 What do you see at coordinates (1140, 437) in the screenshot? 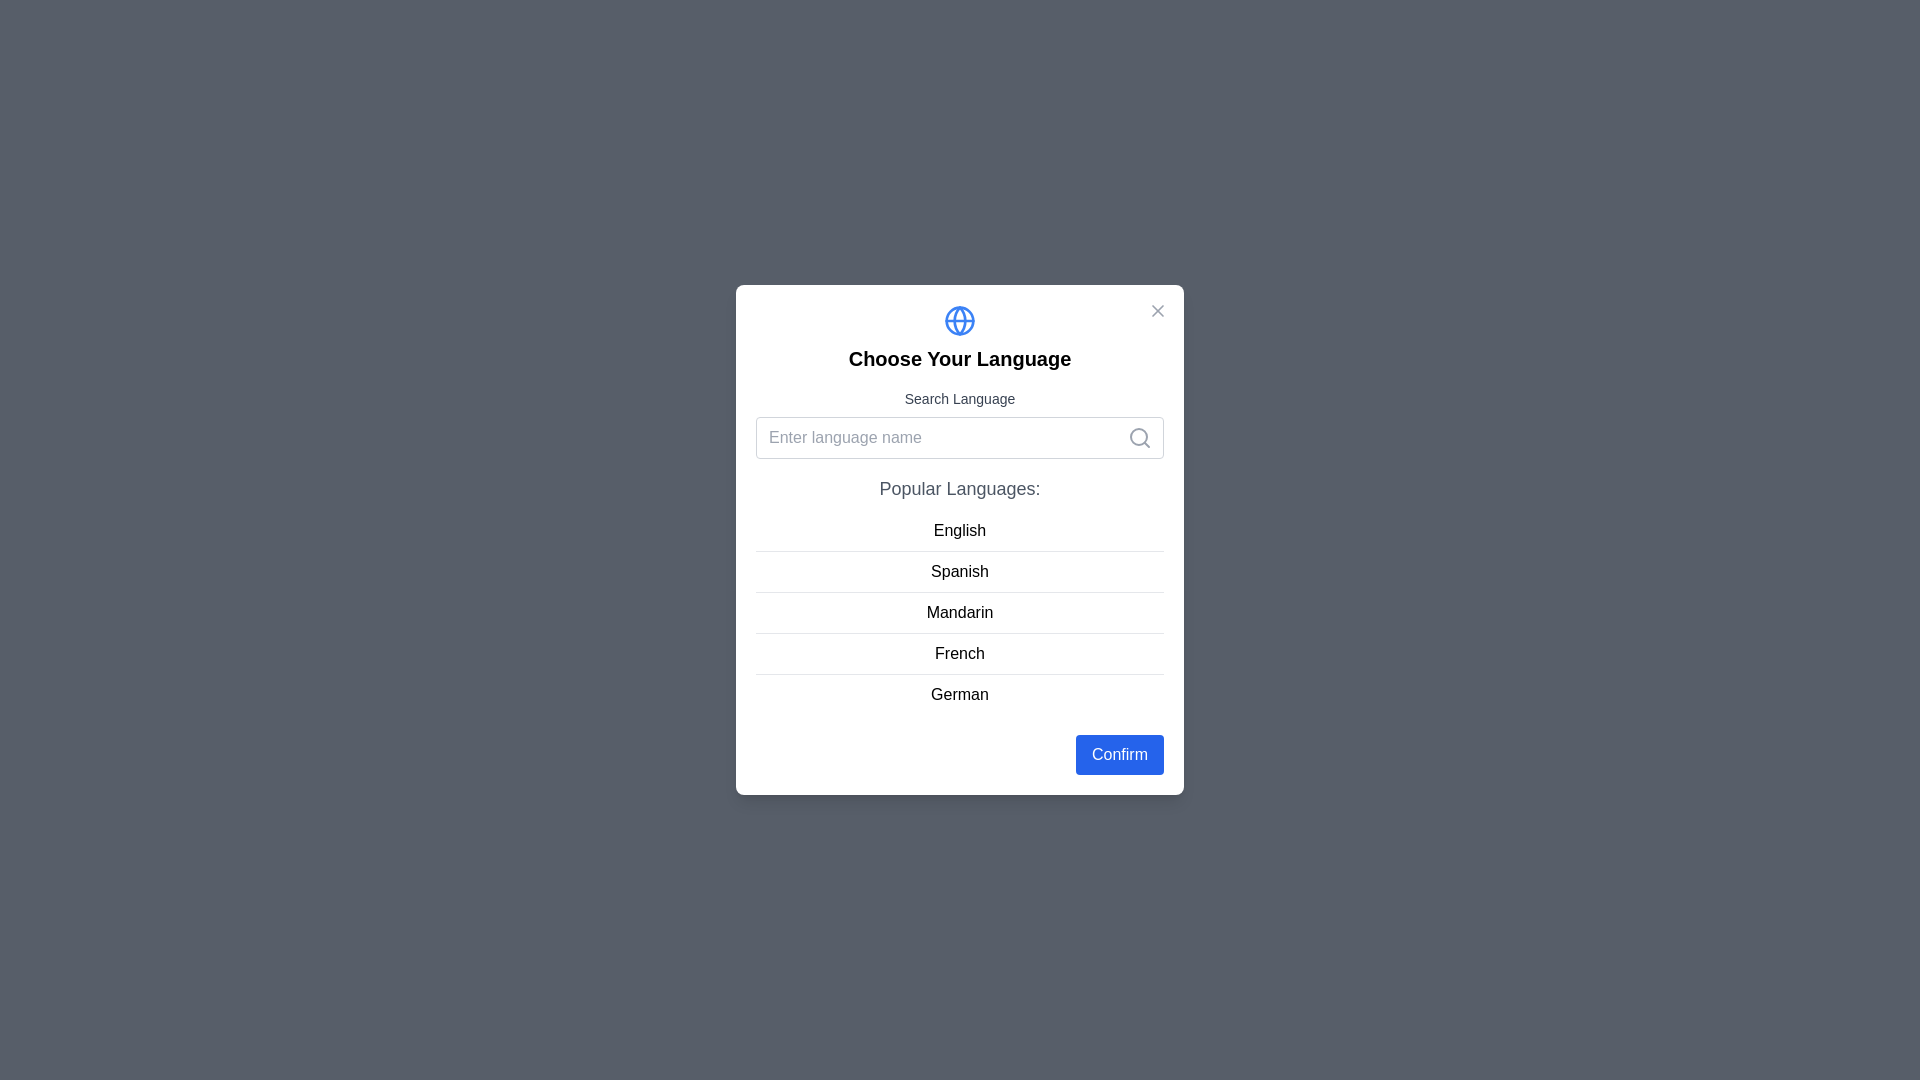
I see `the search icon to trigger the search function` at bounding box center [1140, 437].